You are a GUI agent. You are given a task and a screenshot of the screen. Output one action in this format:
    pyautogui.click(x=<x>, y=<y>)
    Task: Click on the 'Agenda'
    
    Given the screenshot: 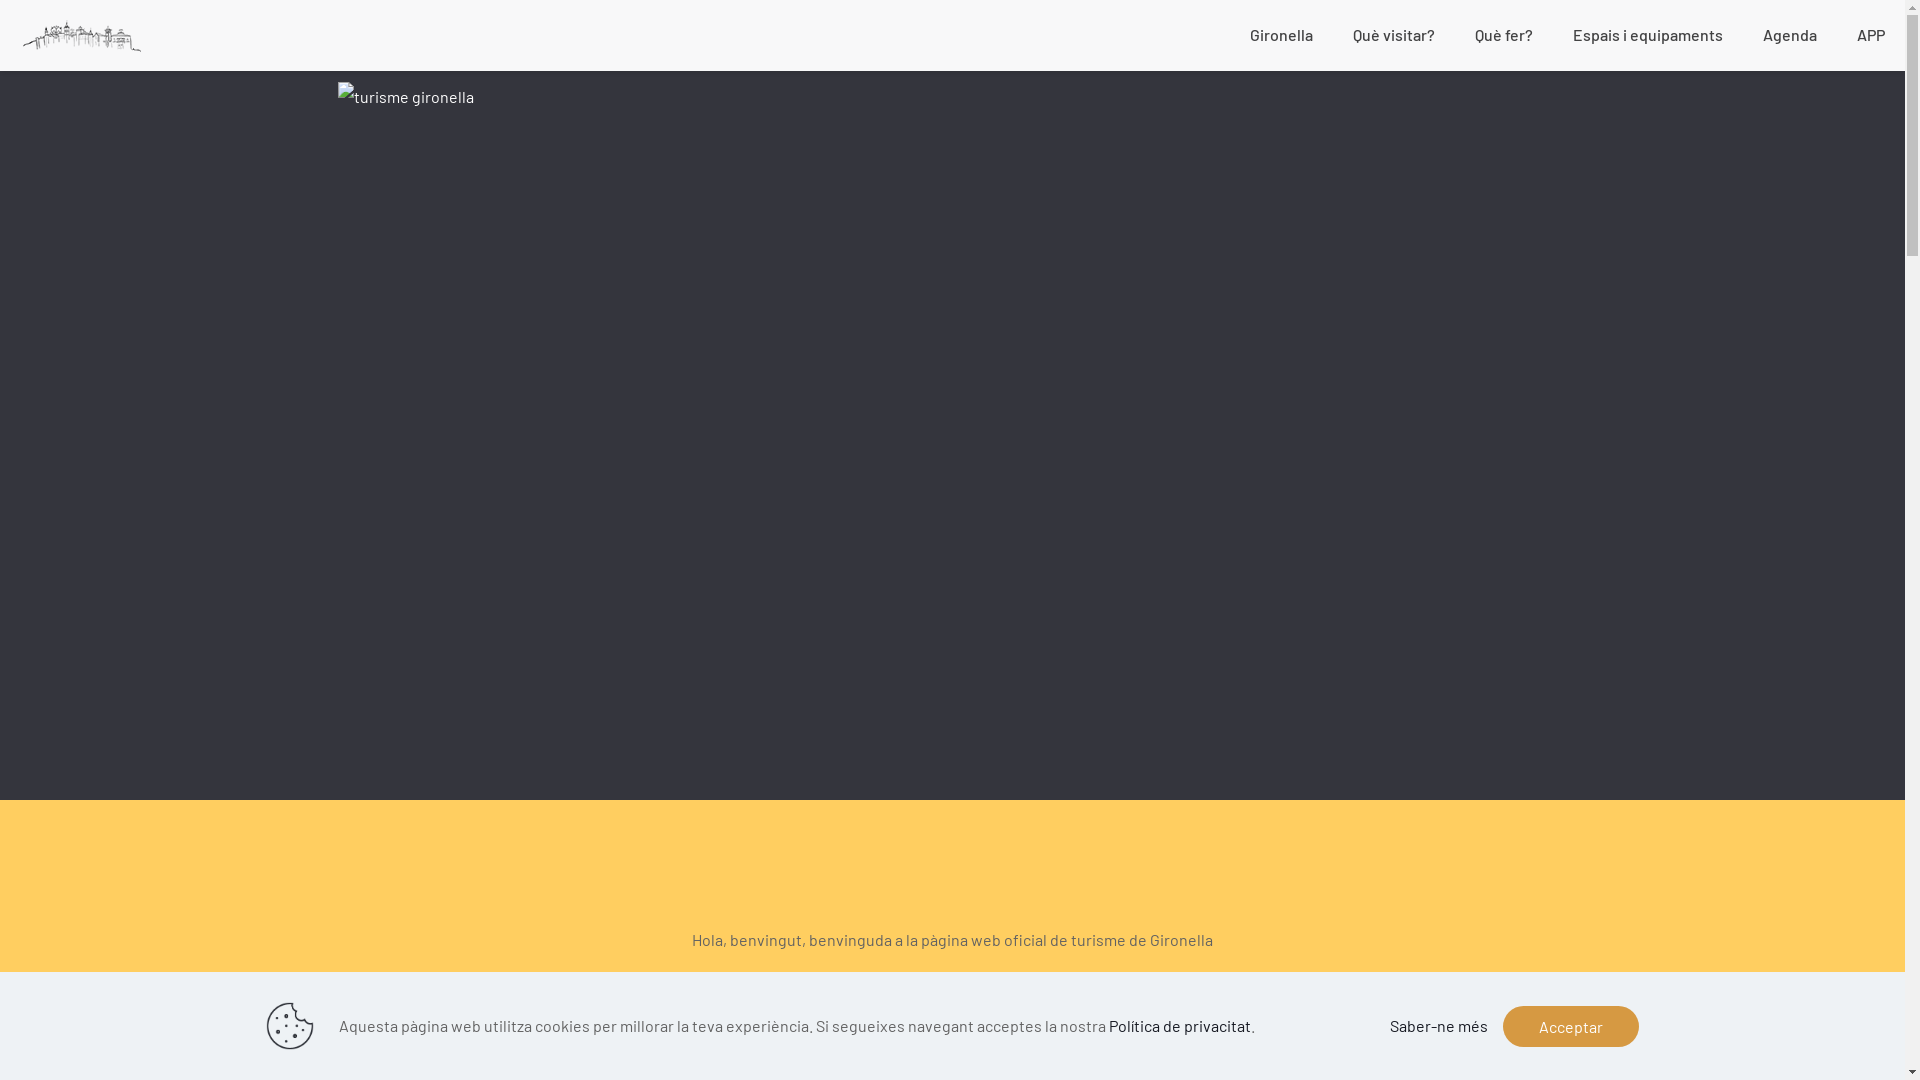 What is the action you would take?
    pyautogui.click(x=1790, y=34)
    